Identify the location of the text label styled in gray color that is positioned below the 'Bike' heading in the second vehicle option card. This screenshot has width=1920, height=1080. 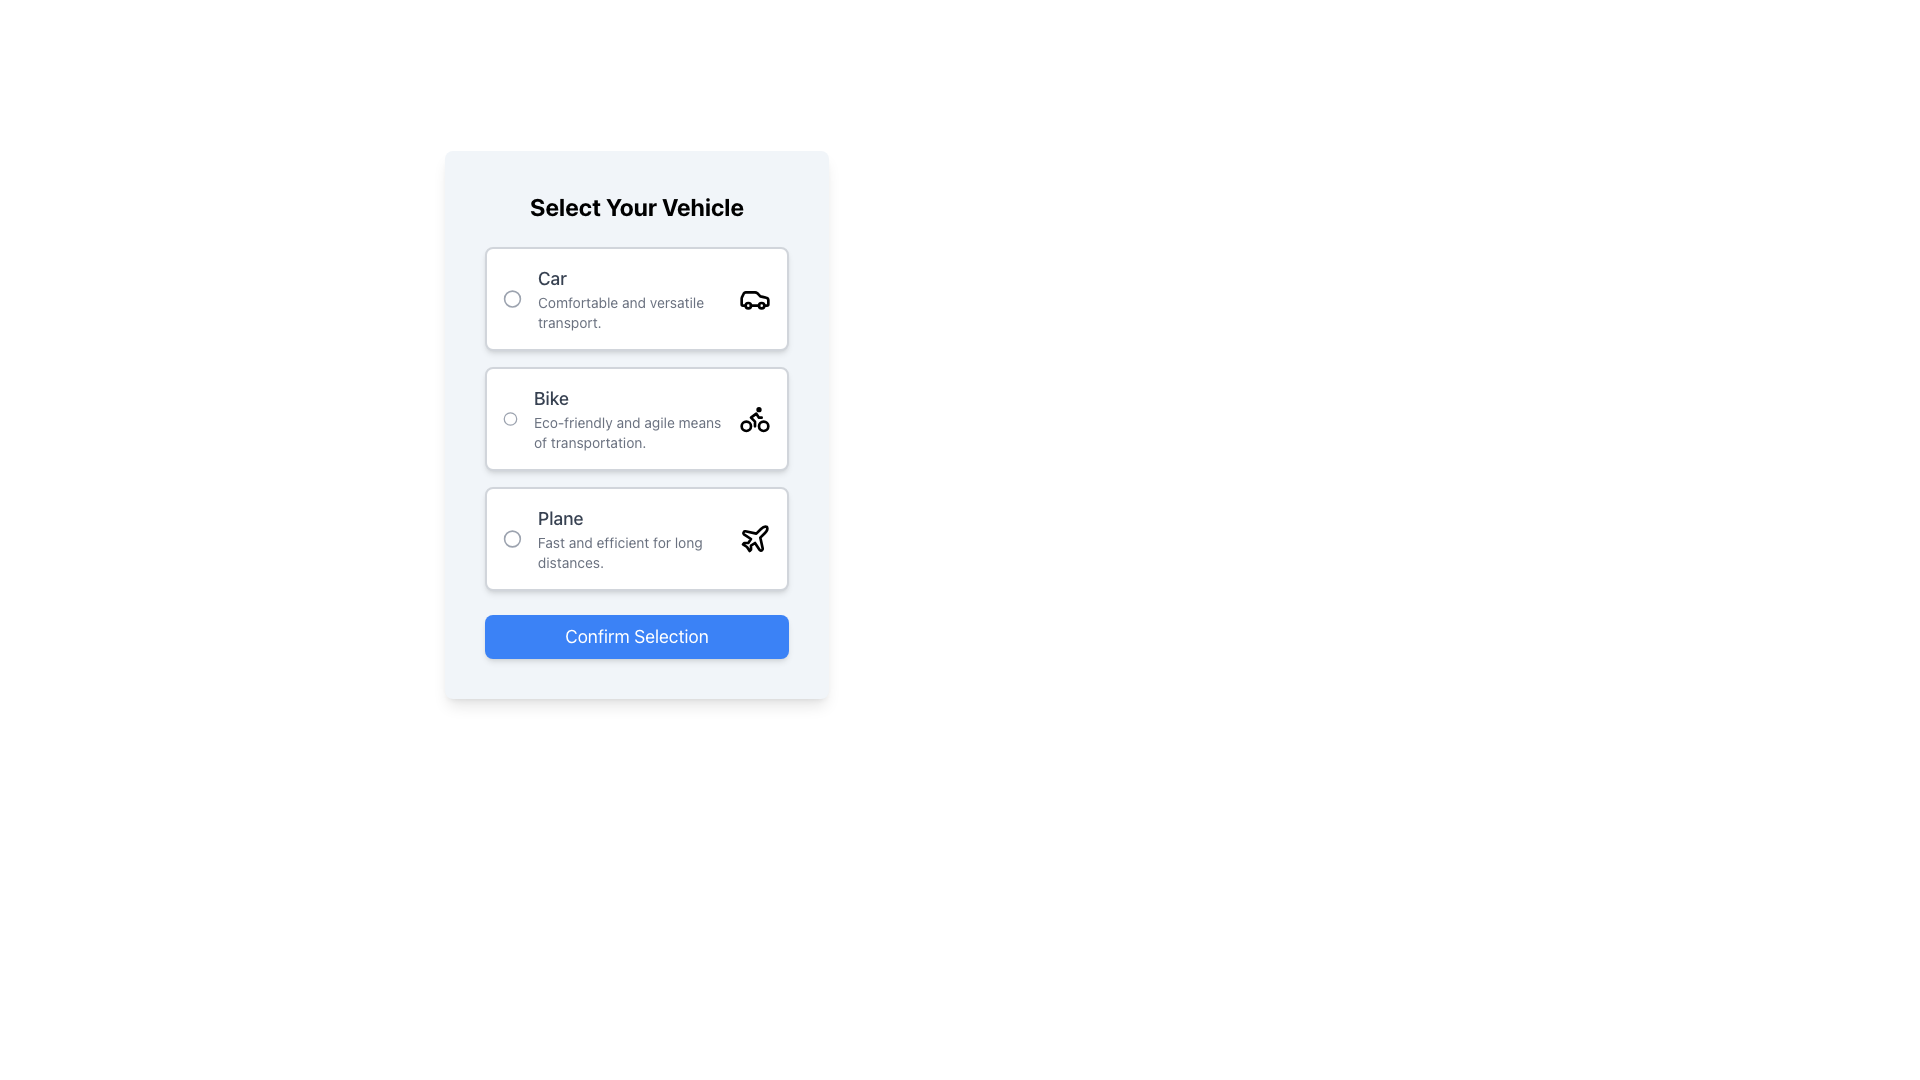
(627, 431).